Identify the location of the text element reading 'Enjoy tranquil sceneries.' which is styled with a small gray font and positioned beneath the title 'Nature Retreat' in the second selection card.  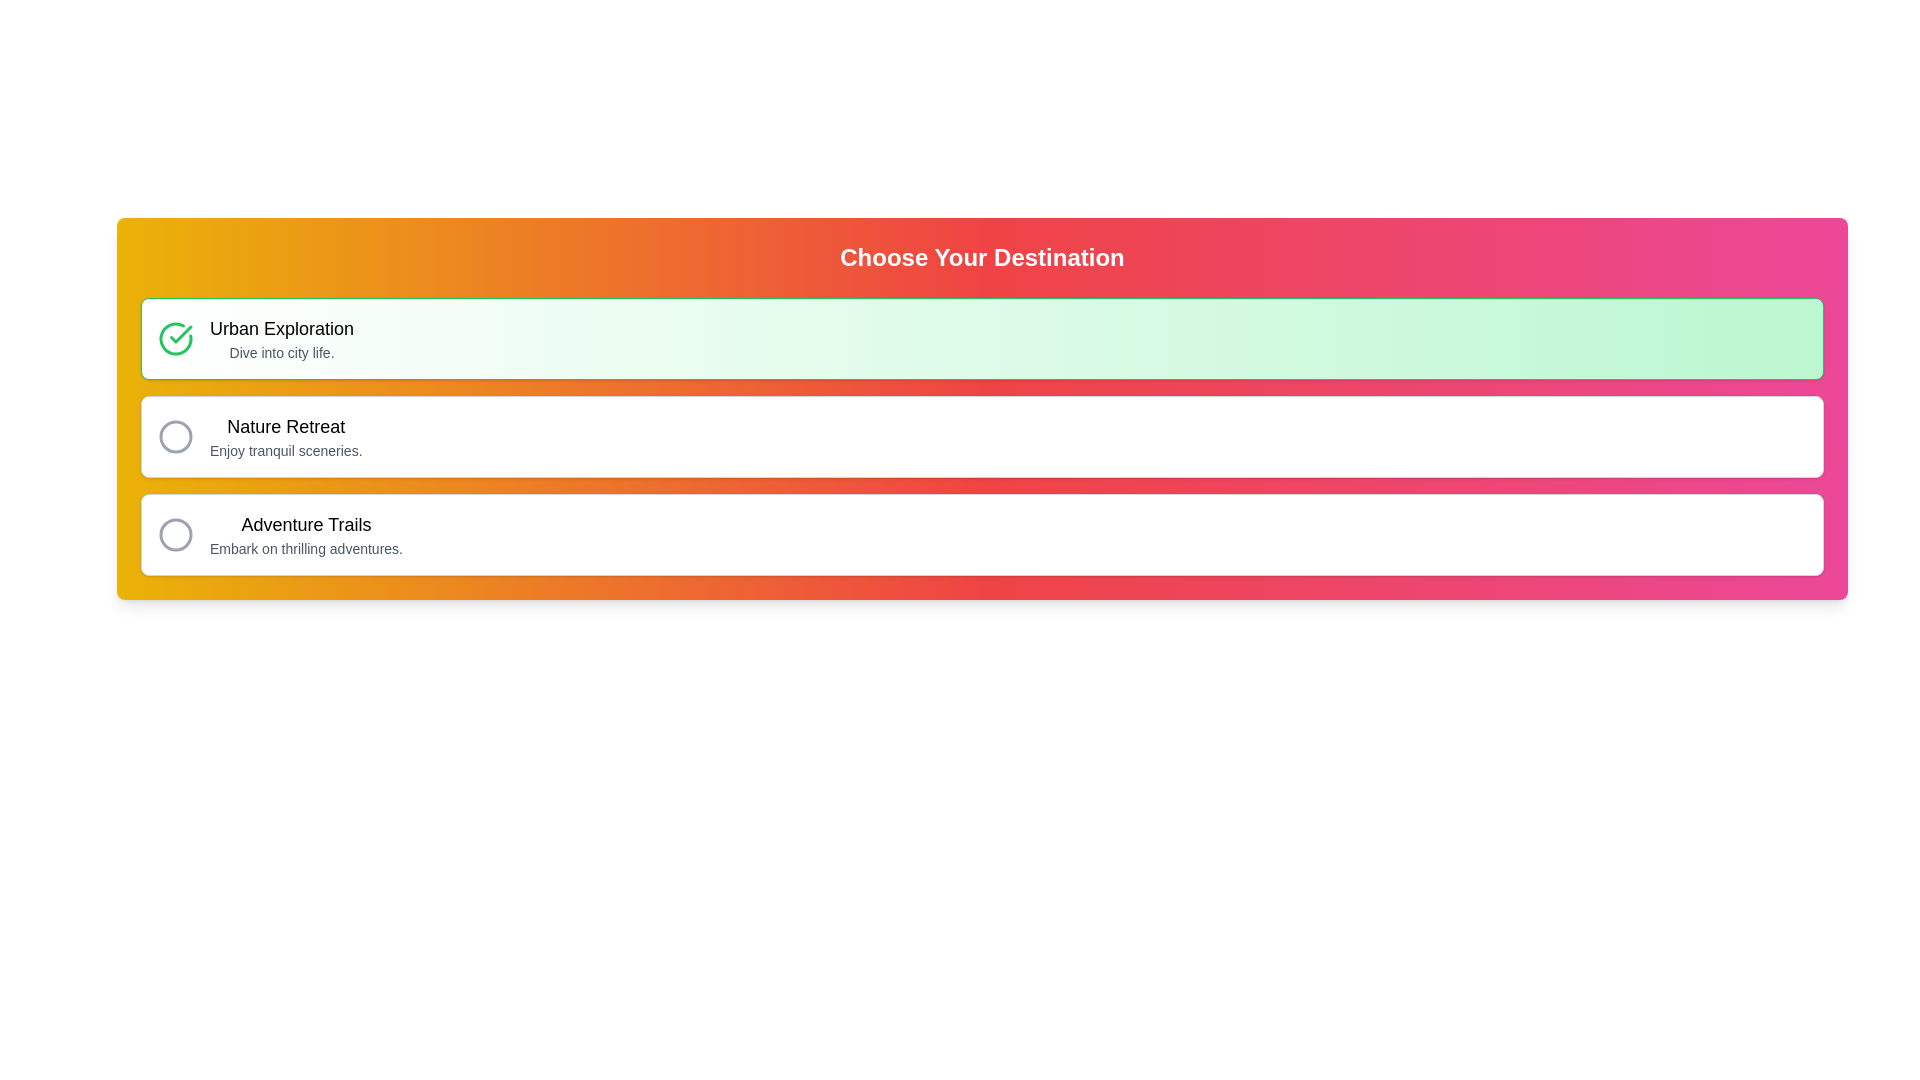
(285, 451).